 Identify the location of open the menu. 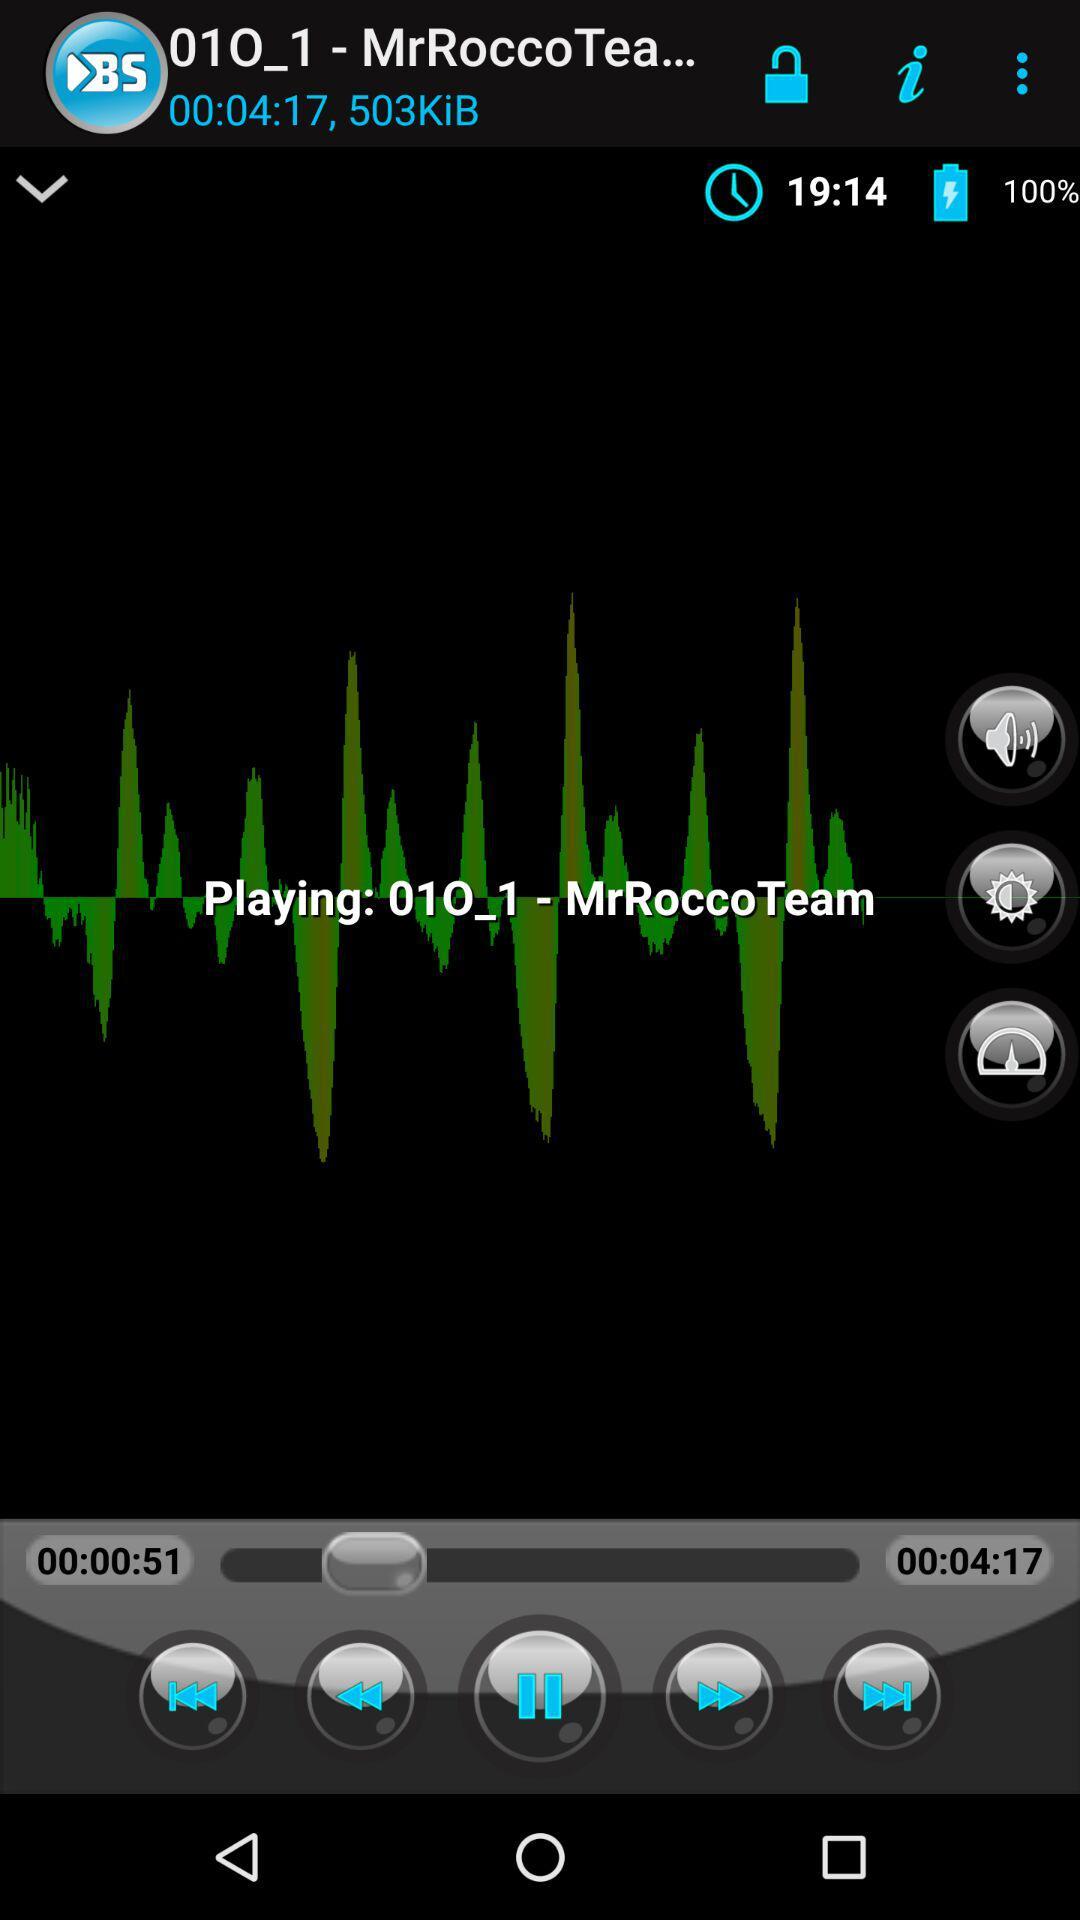
(42, 188).